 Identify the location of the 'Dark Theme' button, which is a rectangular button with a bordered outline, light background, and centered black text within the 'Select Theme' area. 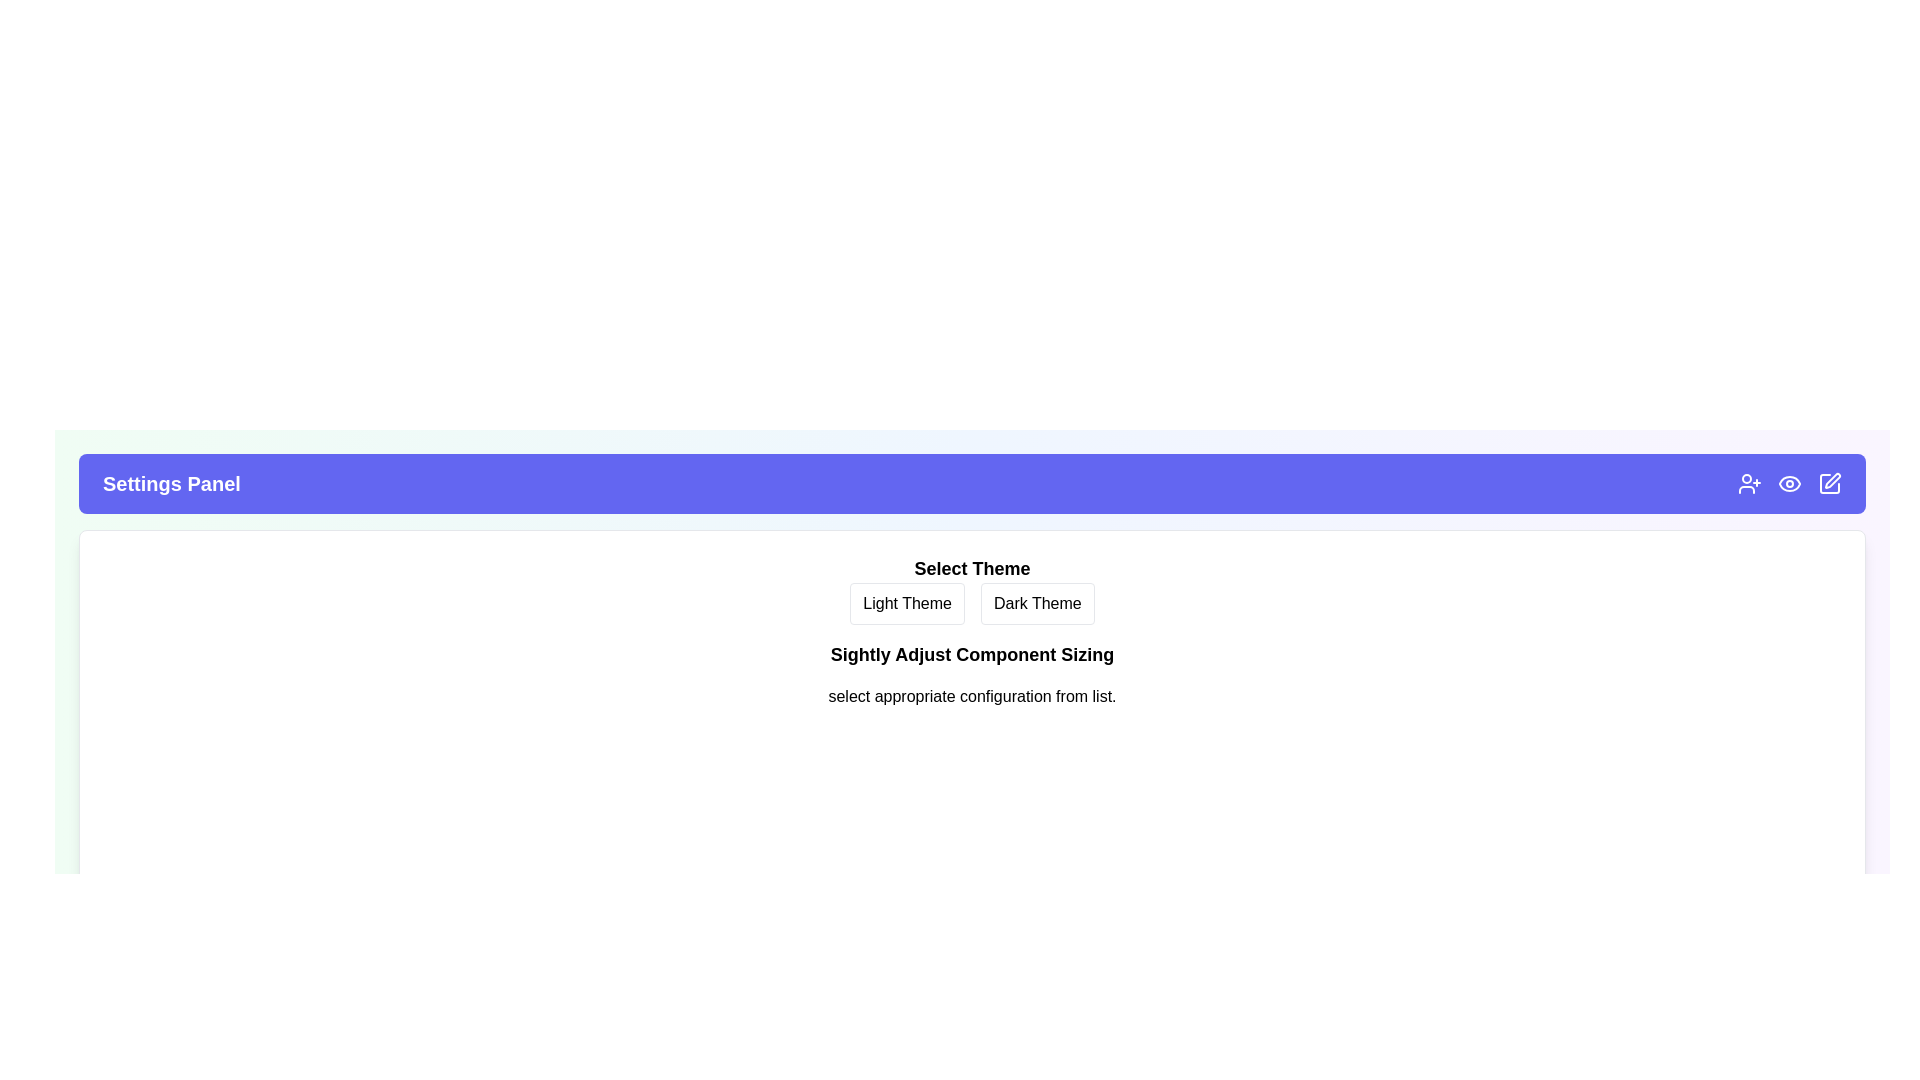
(1037, 603).